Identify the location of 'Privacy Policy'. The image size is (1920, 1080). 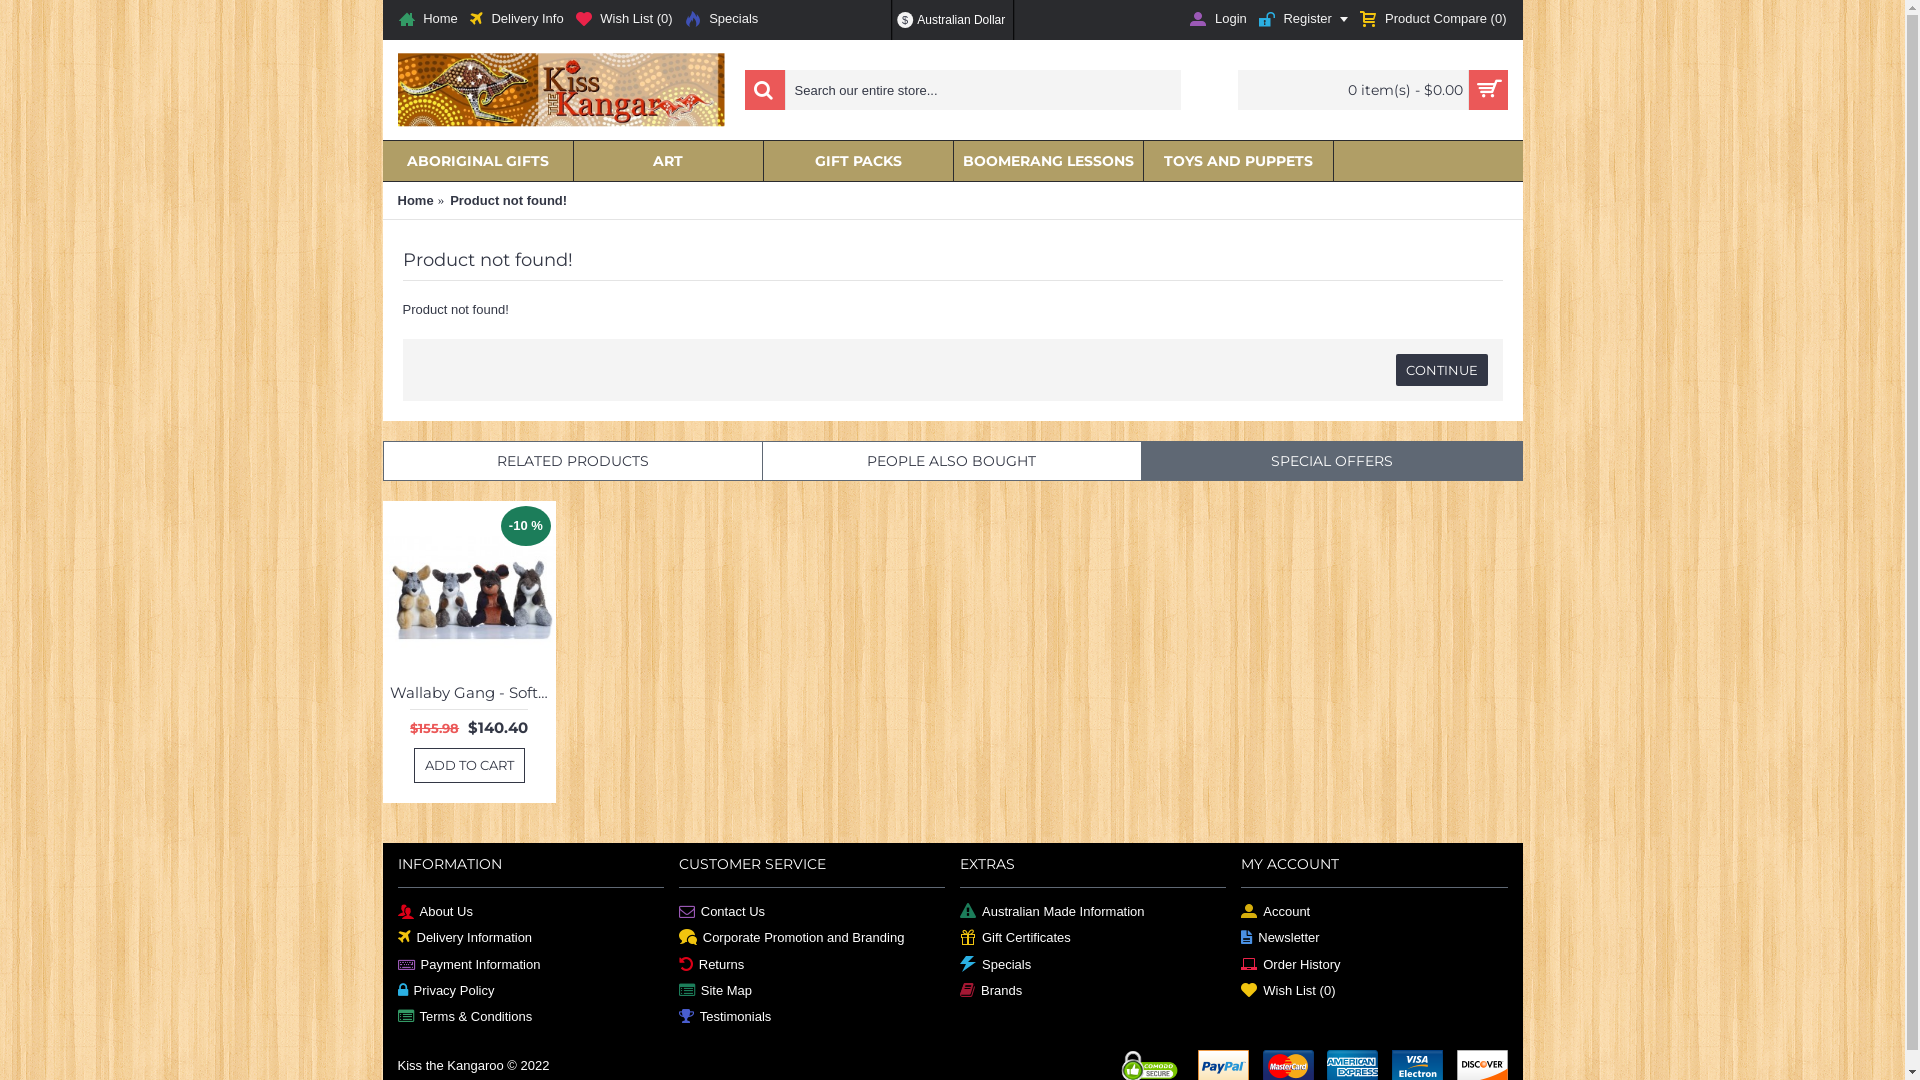
(531, 991).